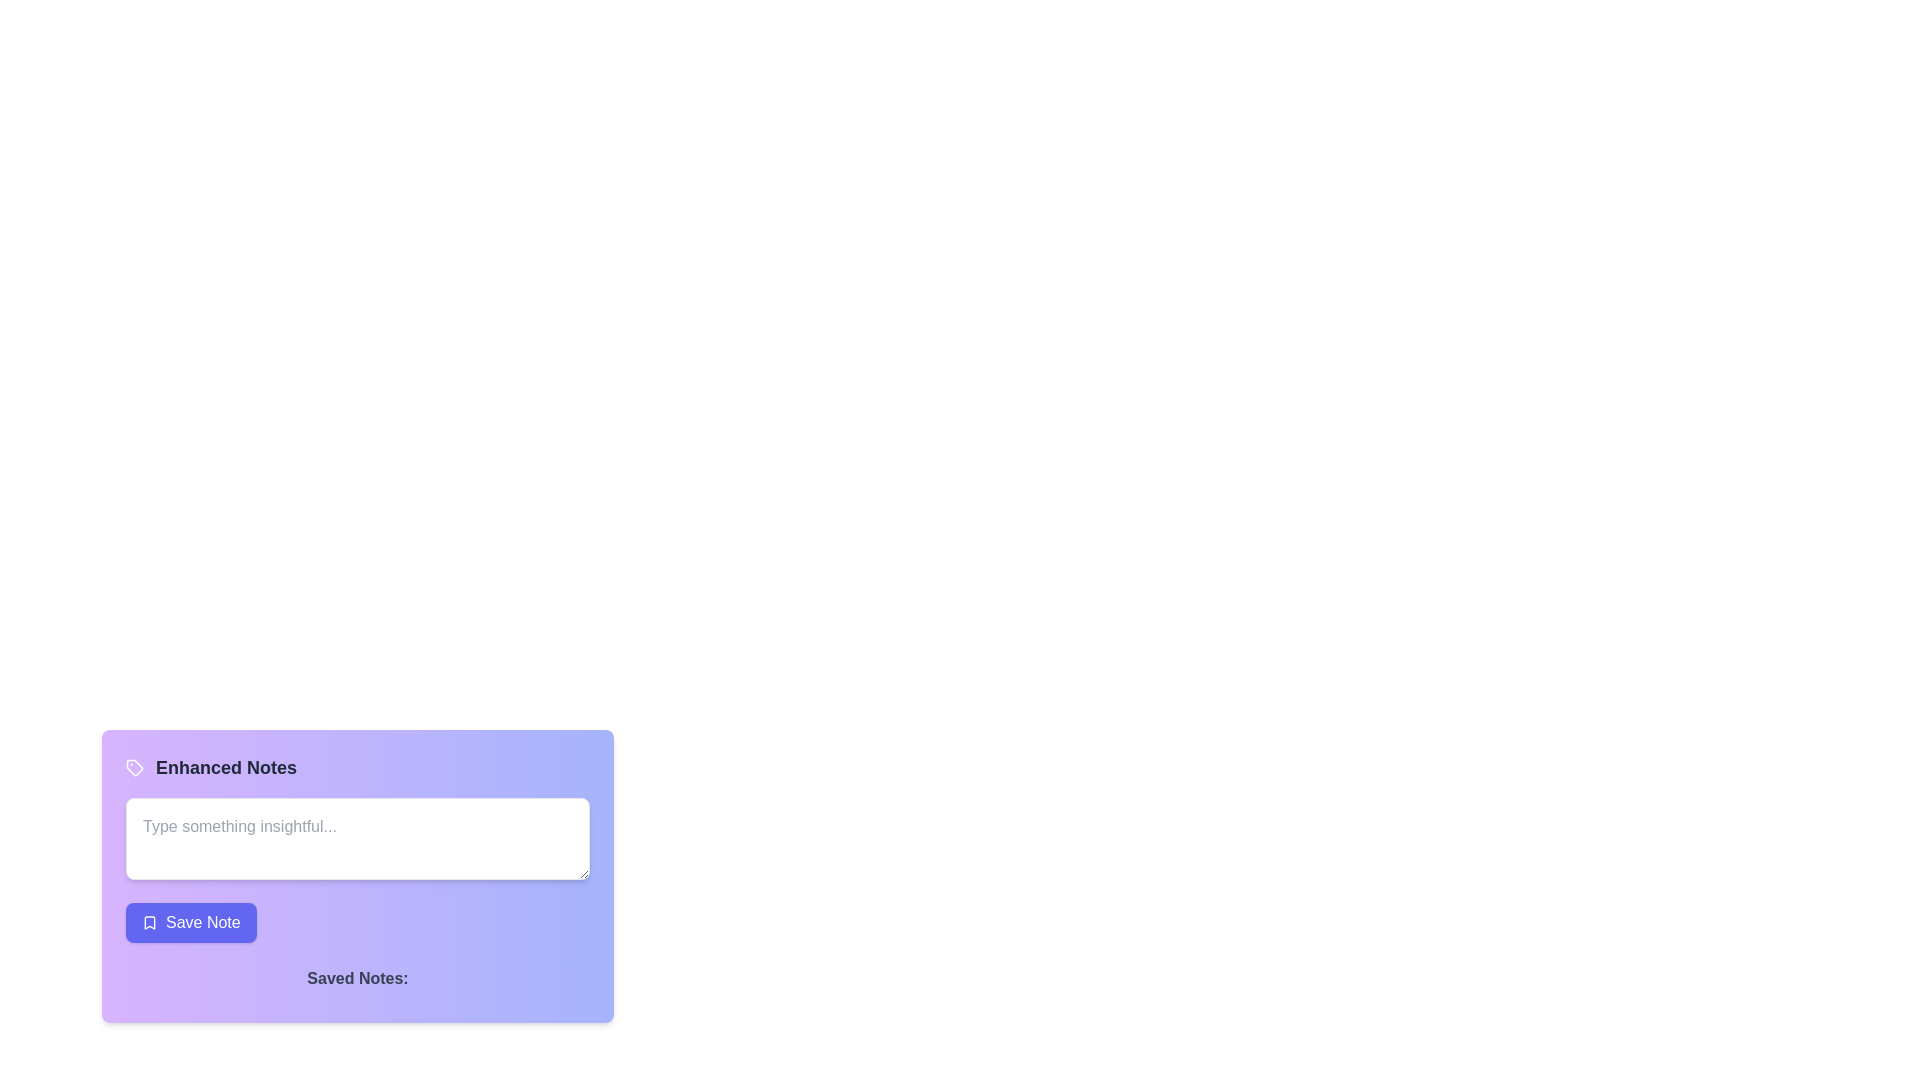 The width and height of the screenshot is (1920, 1080). I want to click on the tag icon located at the top-left corner of the 'Enhanced Notes' purple interface box, aligned next to the title text 'Enhanced Notes.', so click(133, 766).